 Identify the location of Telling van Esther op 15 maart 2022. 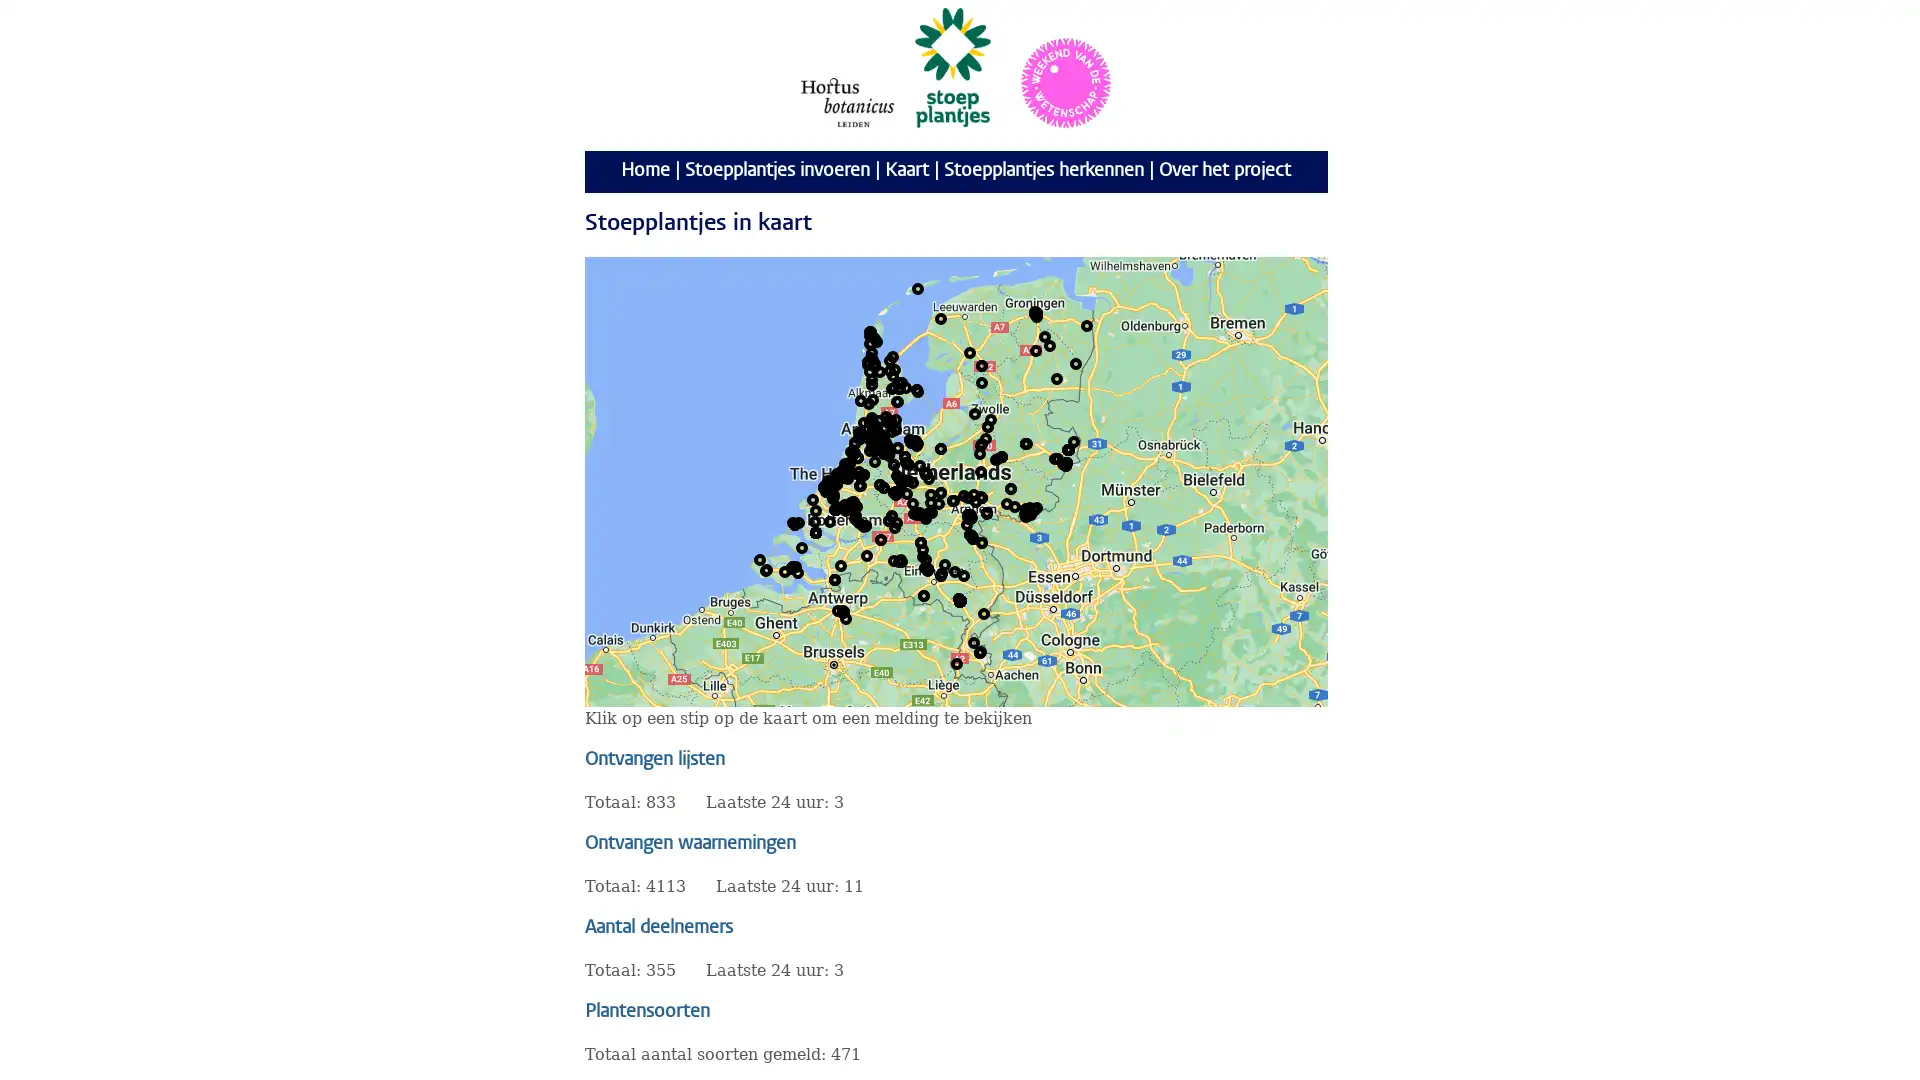
(849, 473).